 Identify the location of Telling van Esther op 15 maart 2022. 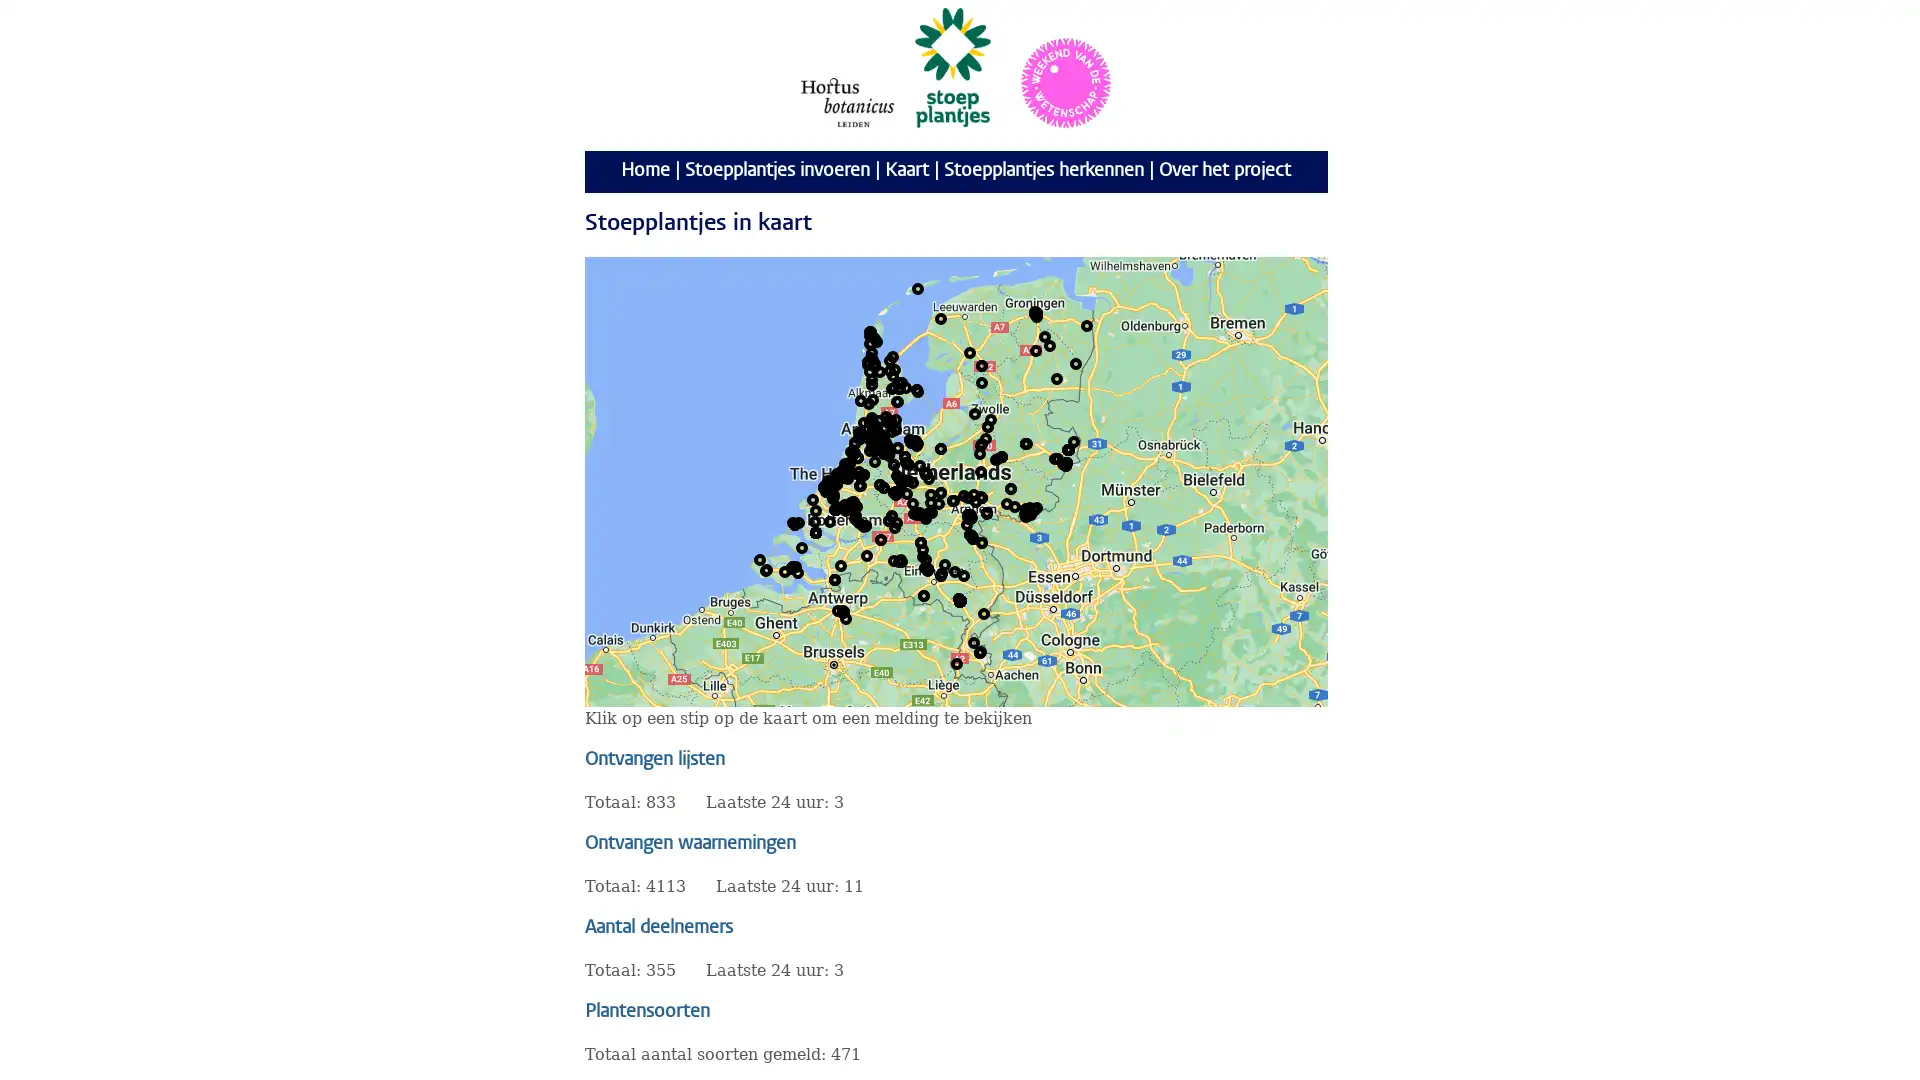
(849, 473).